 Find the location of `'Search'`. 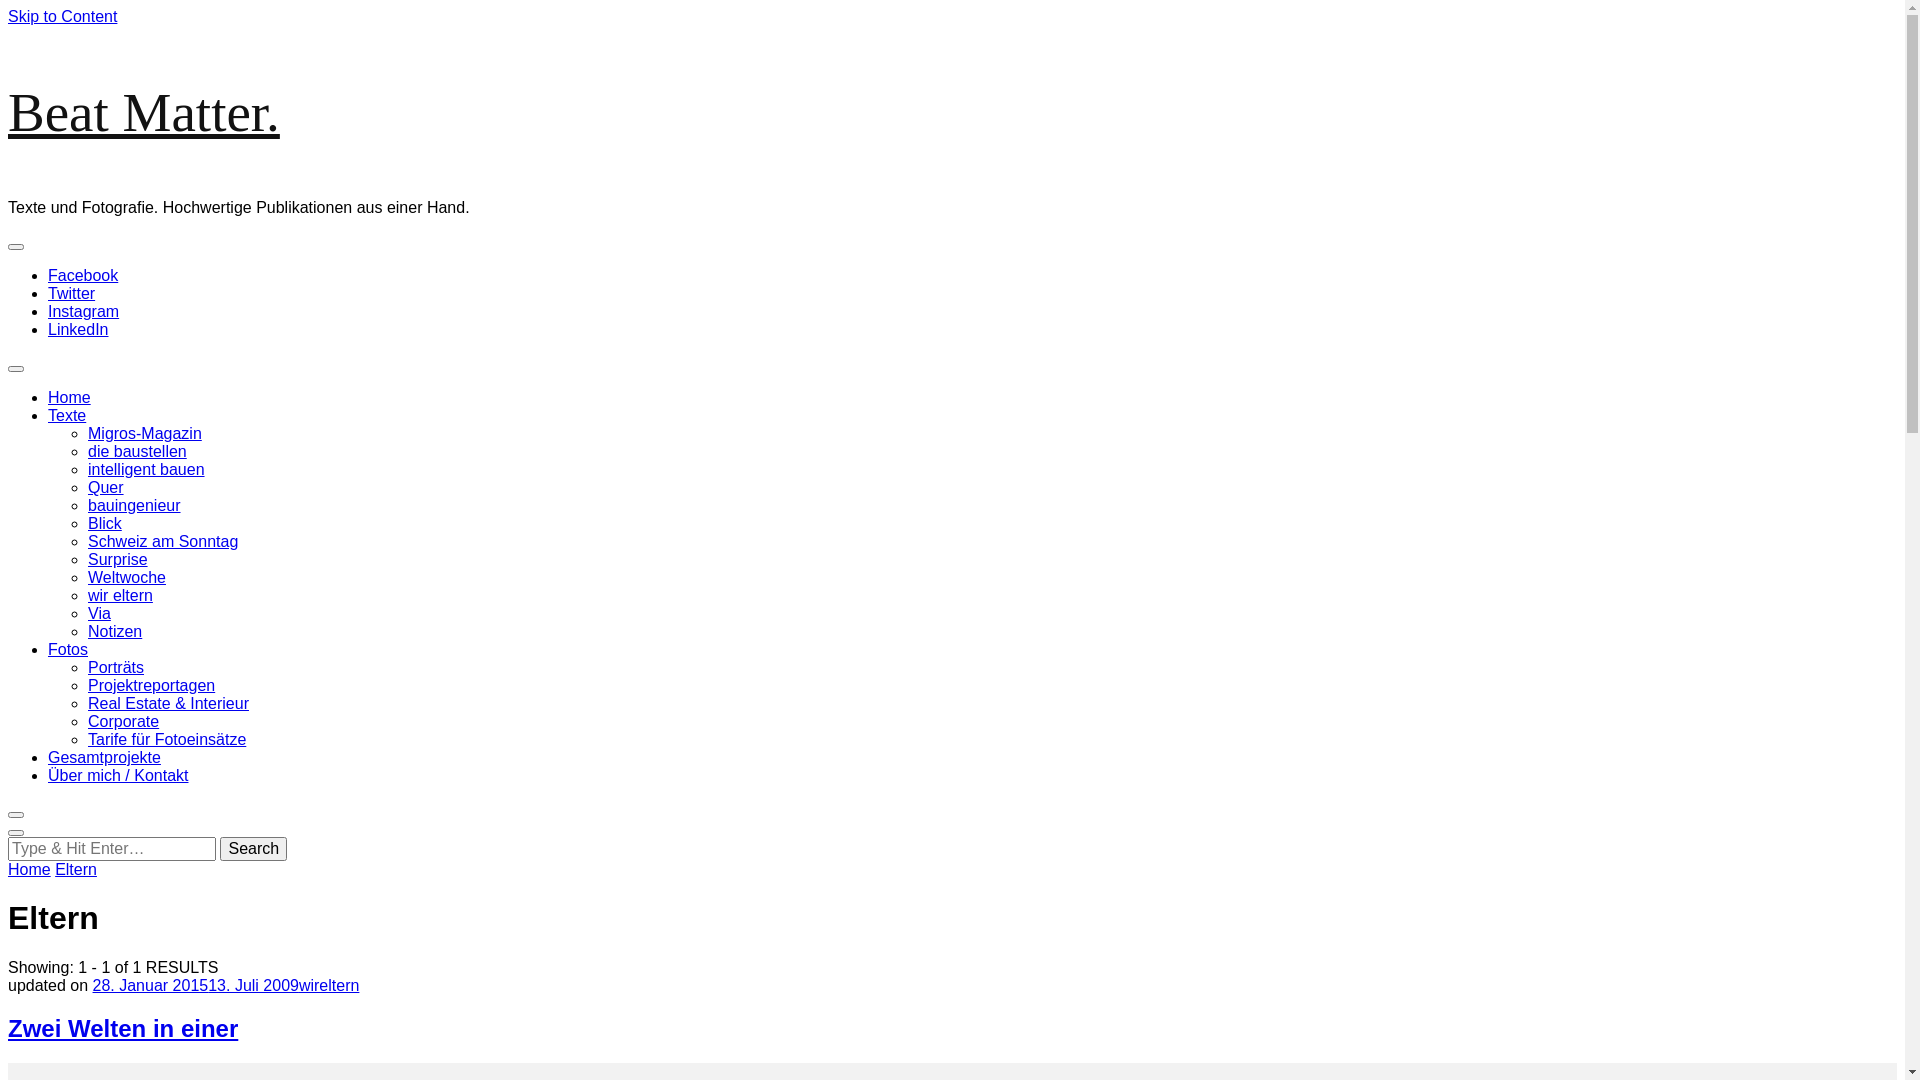

'Search' is located at coordinates (252, 848).